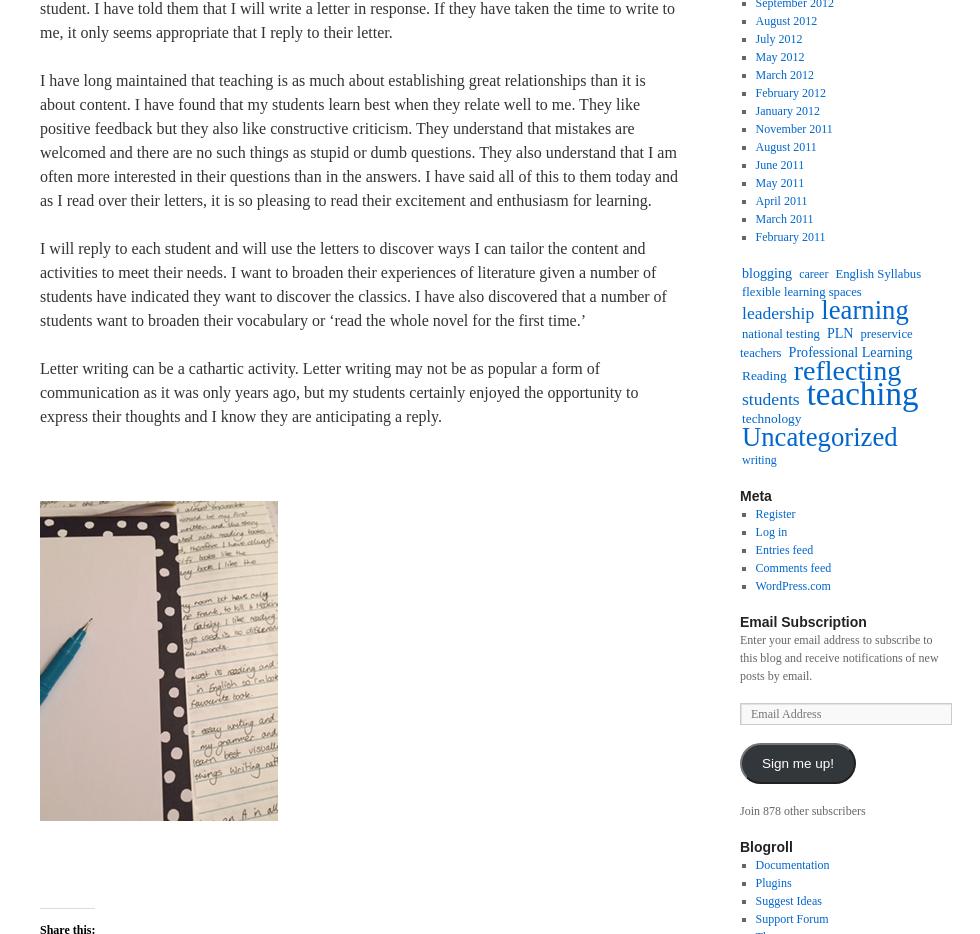 This screenshot has height=934, width=980. Describe the element at coordinates (784, 75) in the screenshot. I see `'March 2012'` at that location.